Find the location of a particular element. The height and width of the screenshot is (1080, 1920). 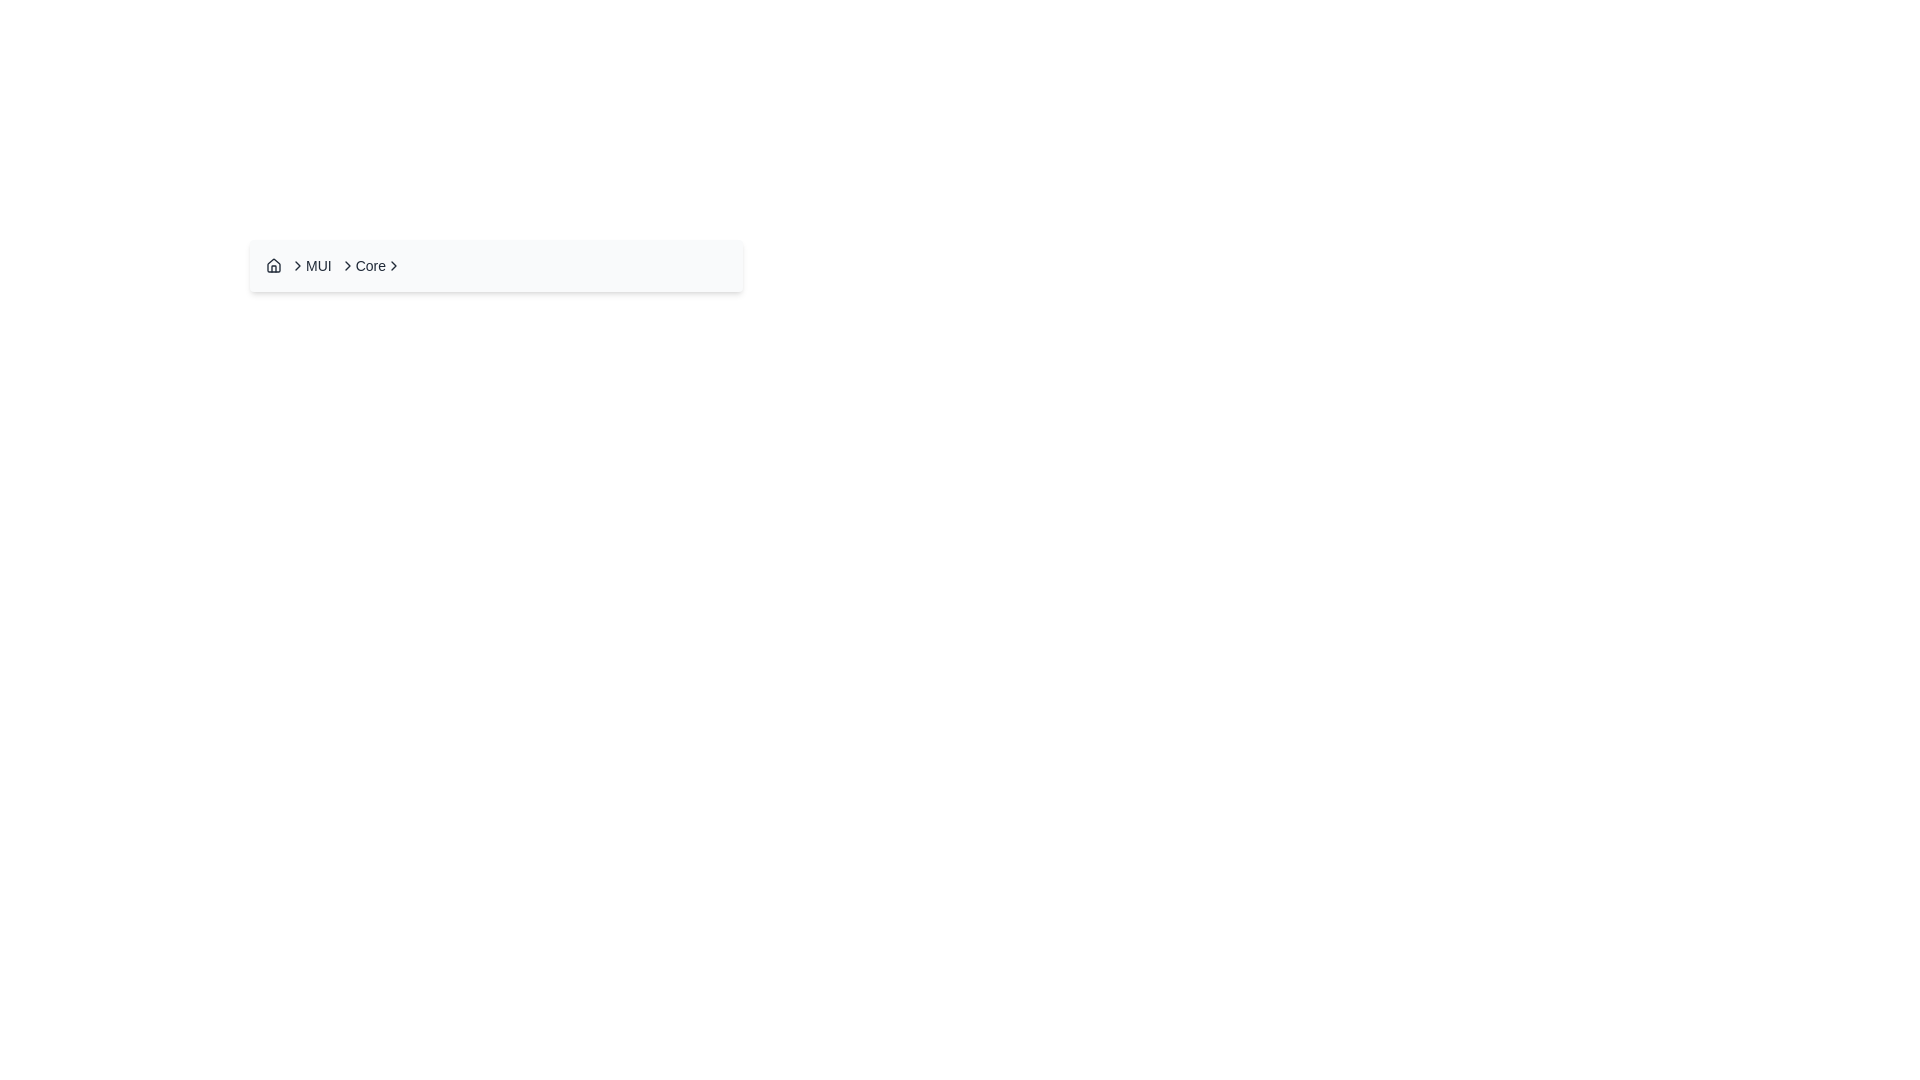

the clickable breadcrumb link with an accompanying icon is located at coordinates (378, 265).